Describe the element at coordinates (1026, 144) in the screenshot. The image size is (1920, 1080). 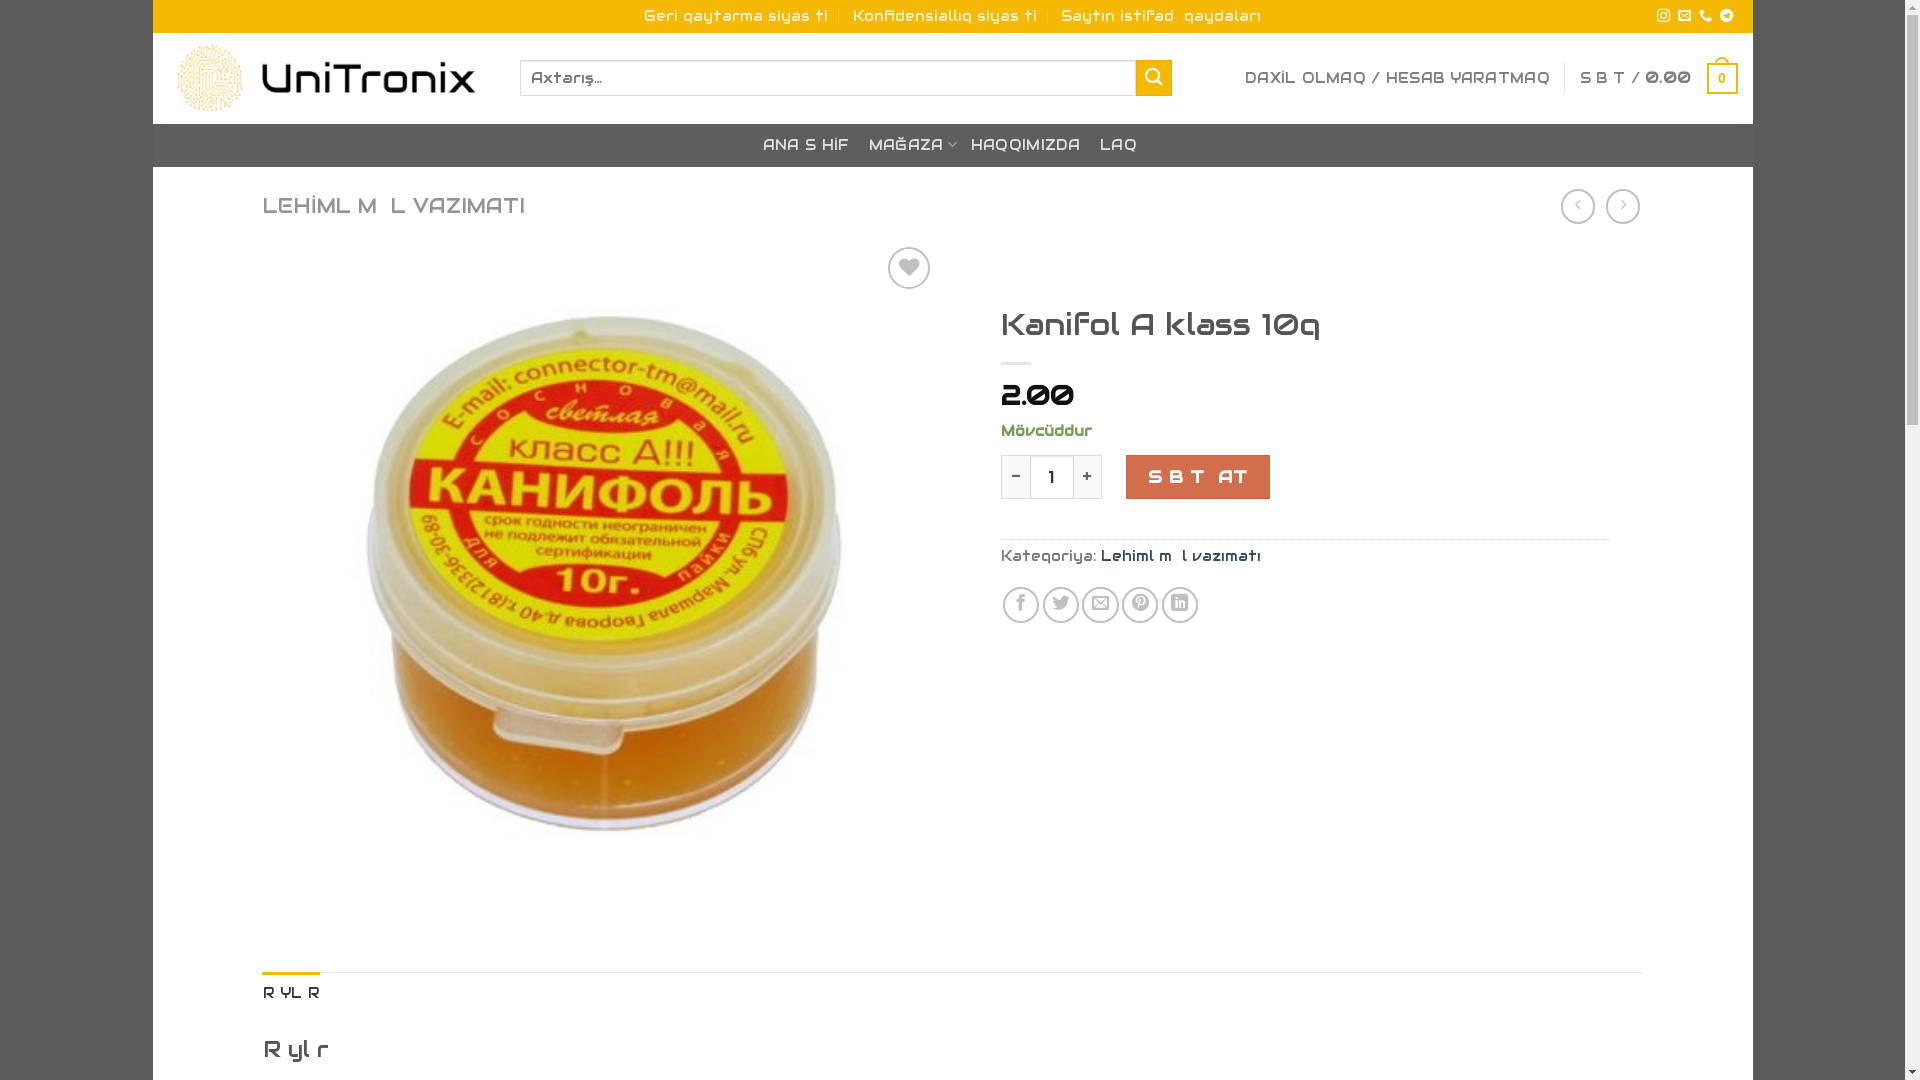
I see `'HAQQIMIZDA'` at that location.